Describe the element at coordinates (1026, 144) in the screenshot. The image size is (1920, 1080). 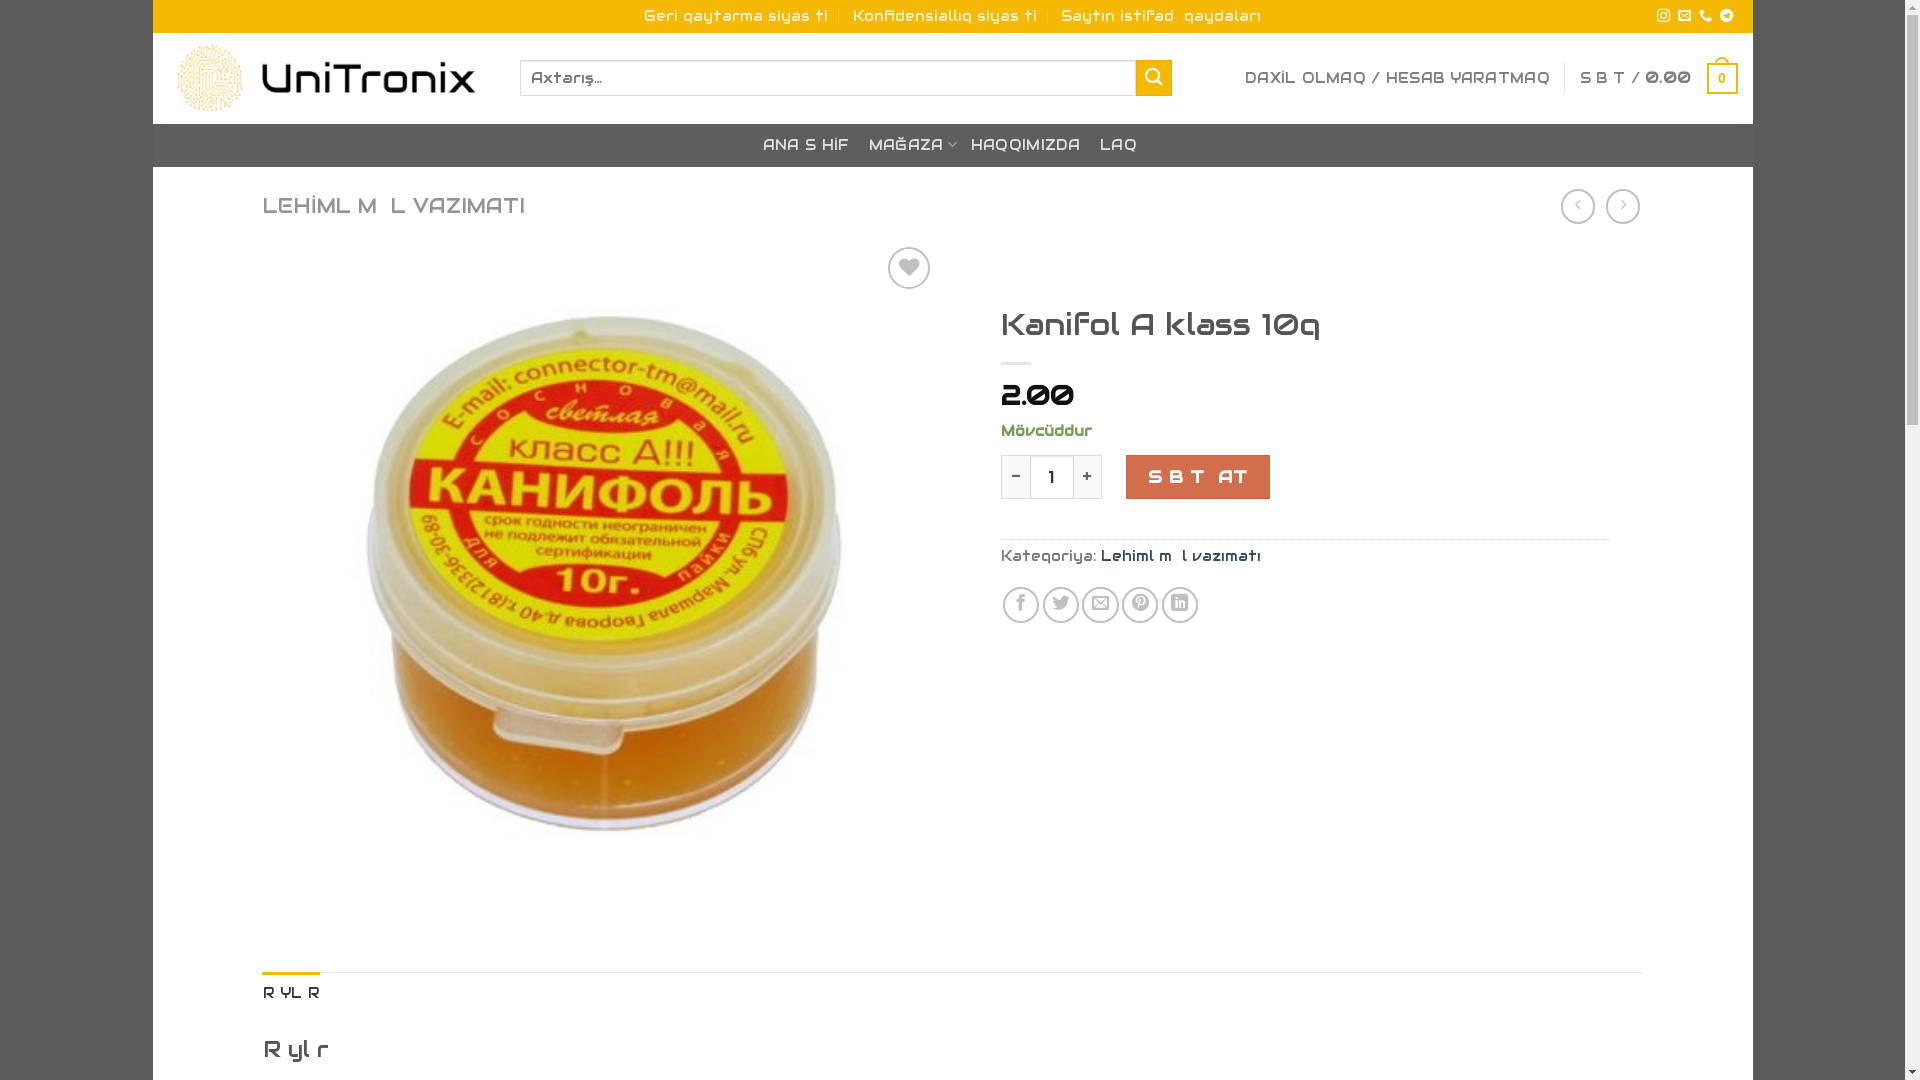
I see `'HAQQIMIZDA'` at that location.